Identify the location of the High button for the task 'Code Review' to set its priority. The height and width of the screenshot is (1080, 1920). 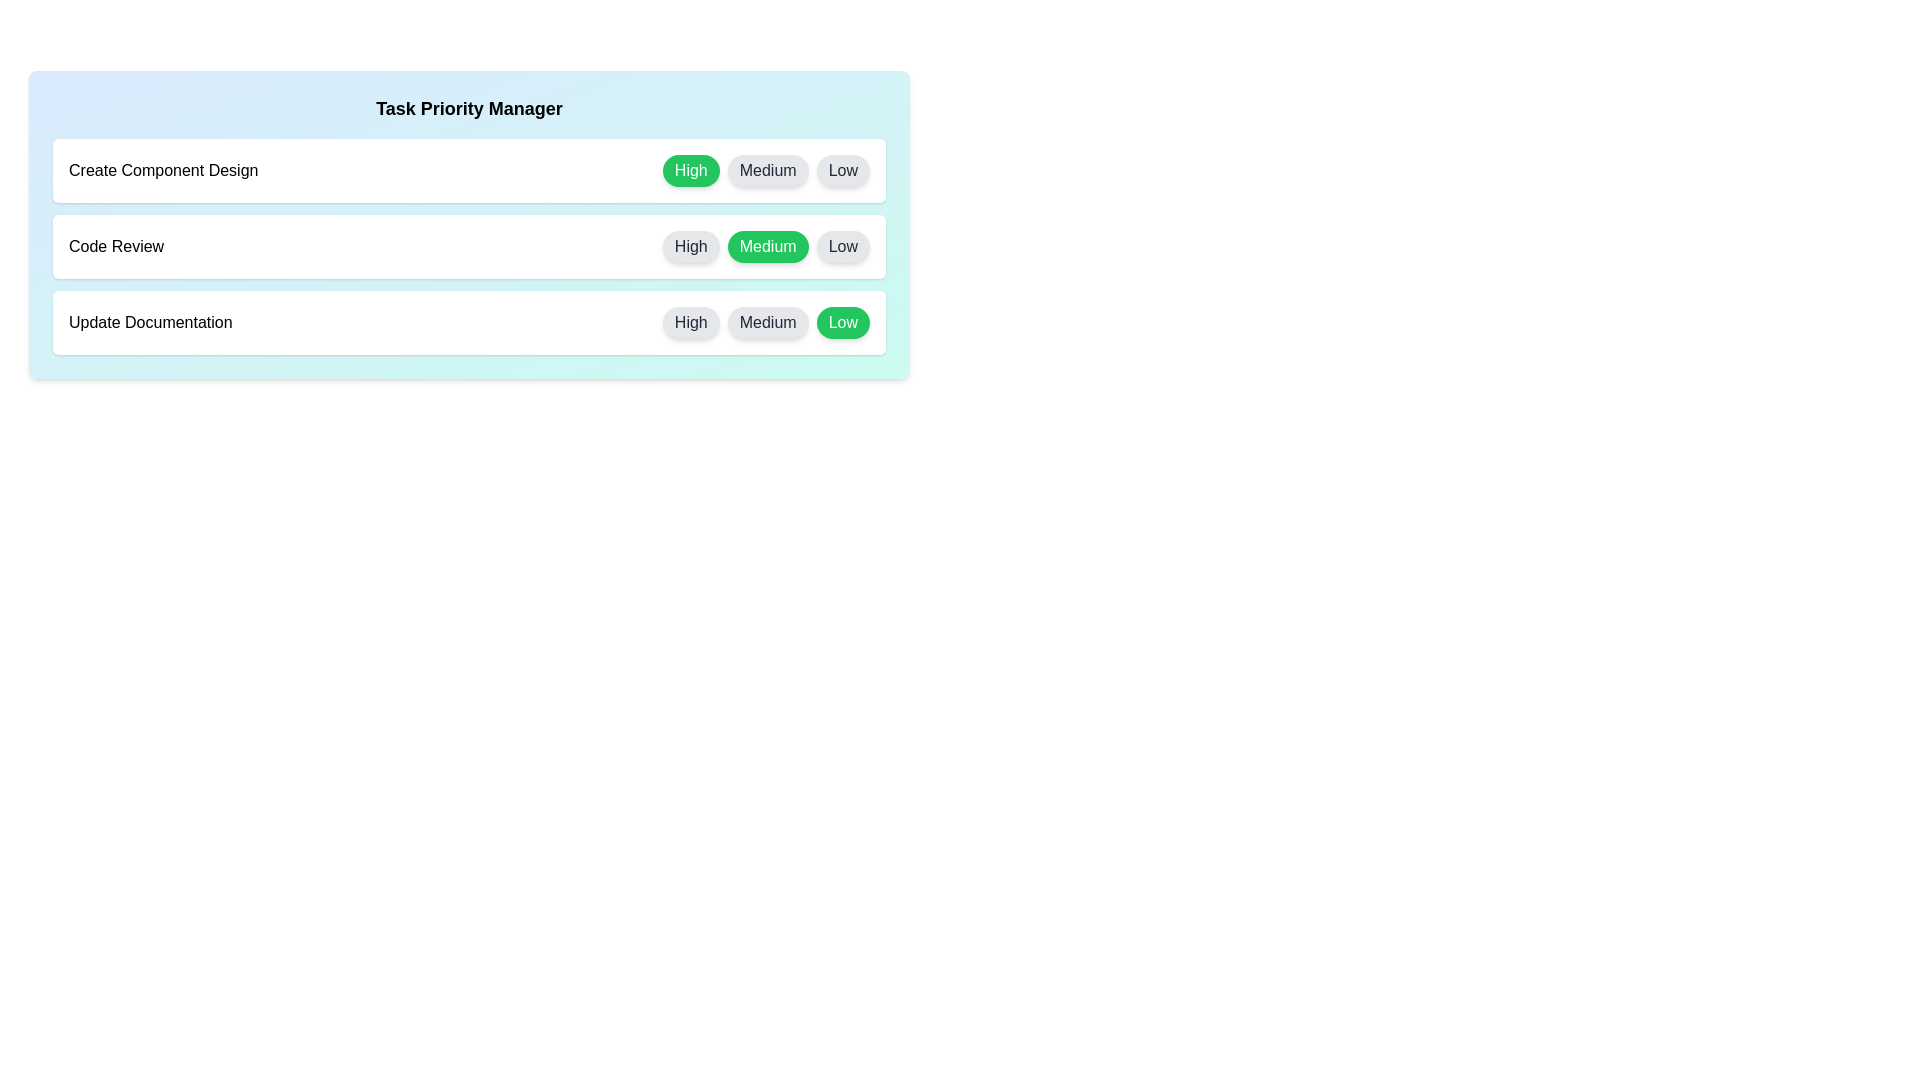
(691, 245).